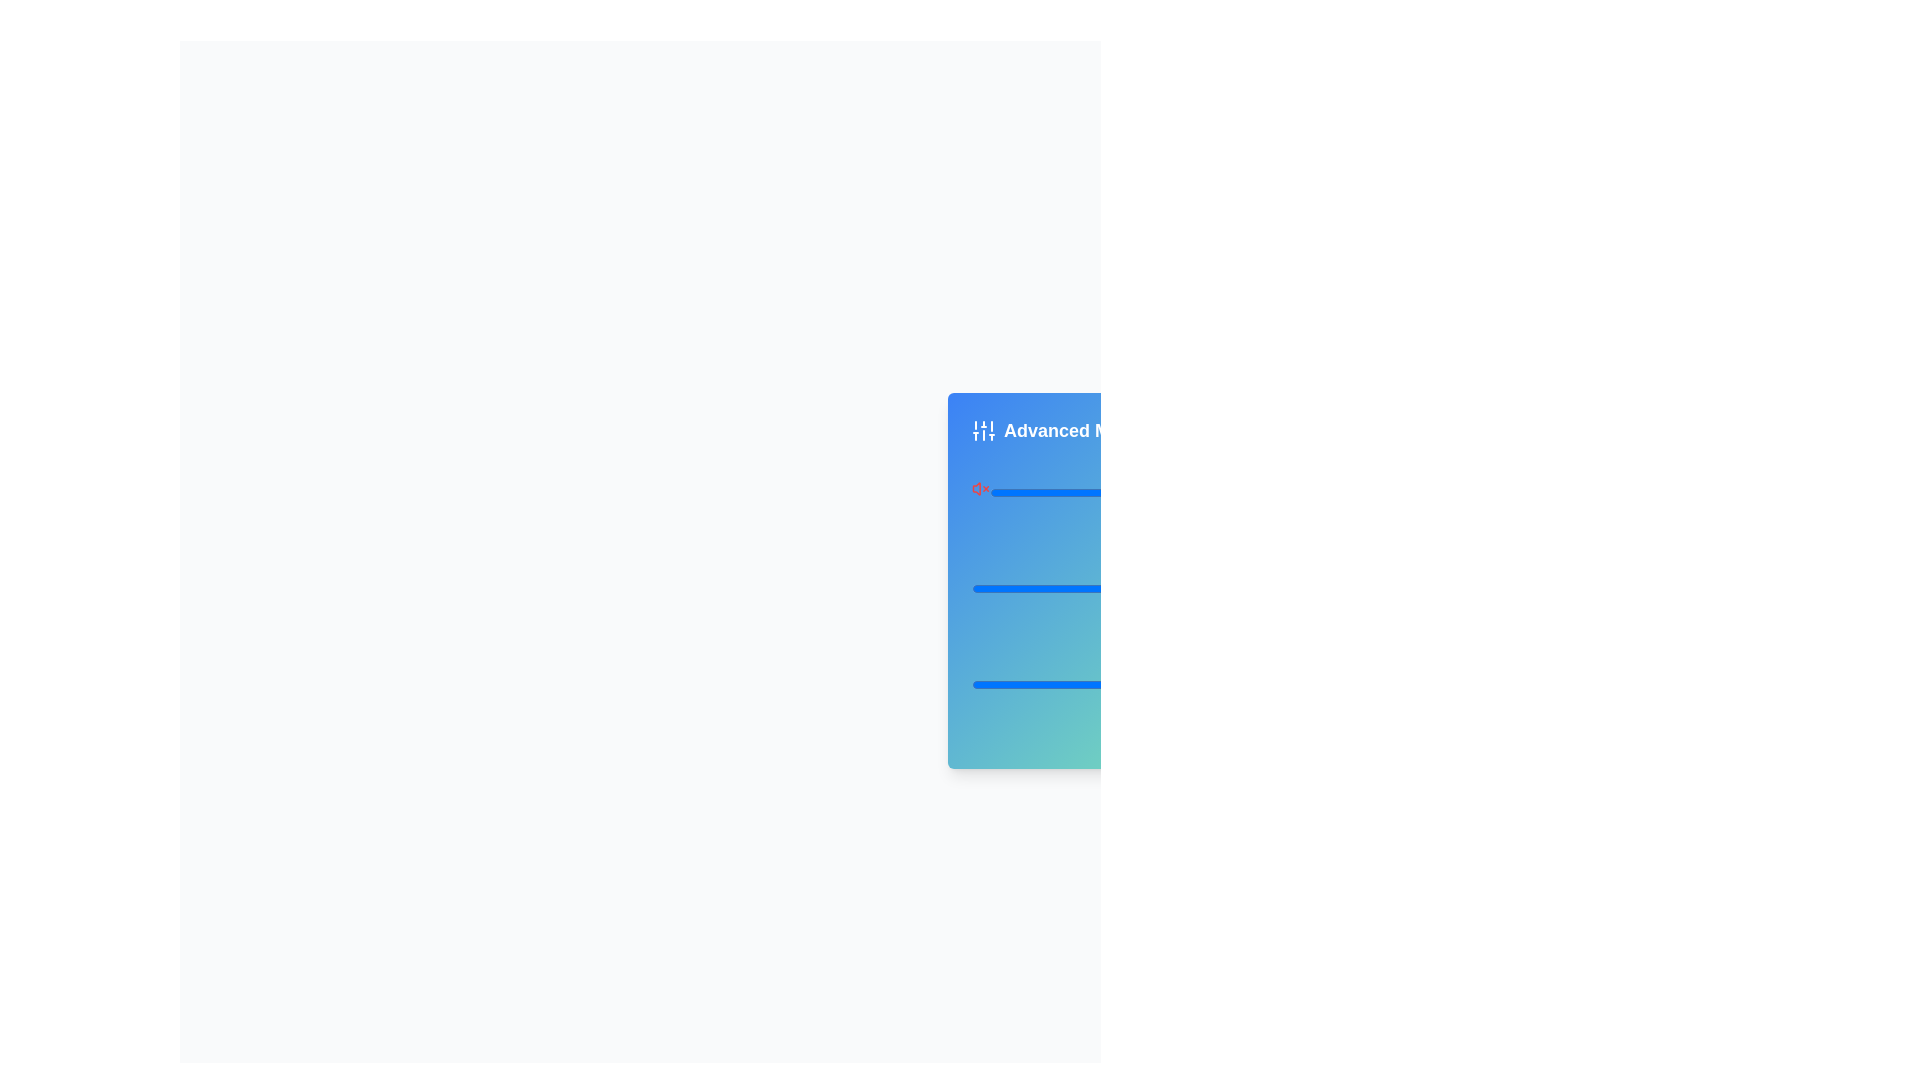  Describe the element at coordinates (1081, 588) in the screenshot. I see `the slider value` at that location.